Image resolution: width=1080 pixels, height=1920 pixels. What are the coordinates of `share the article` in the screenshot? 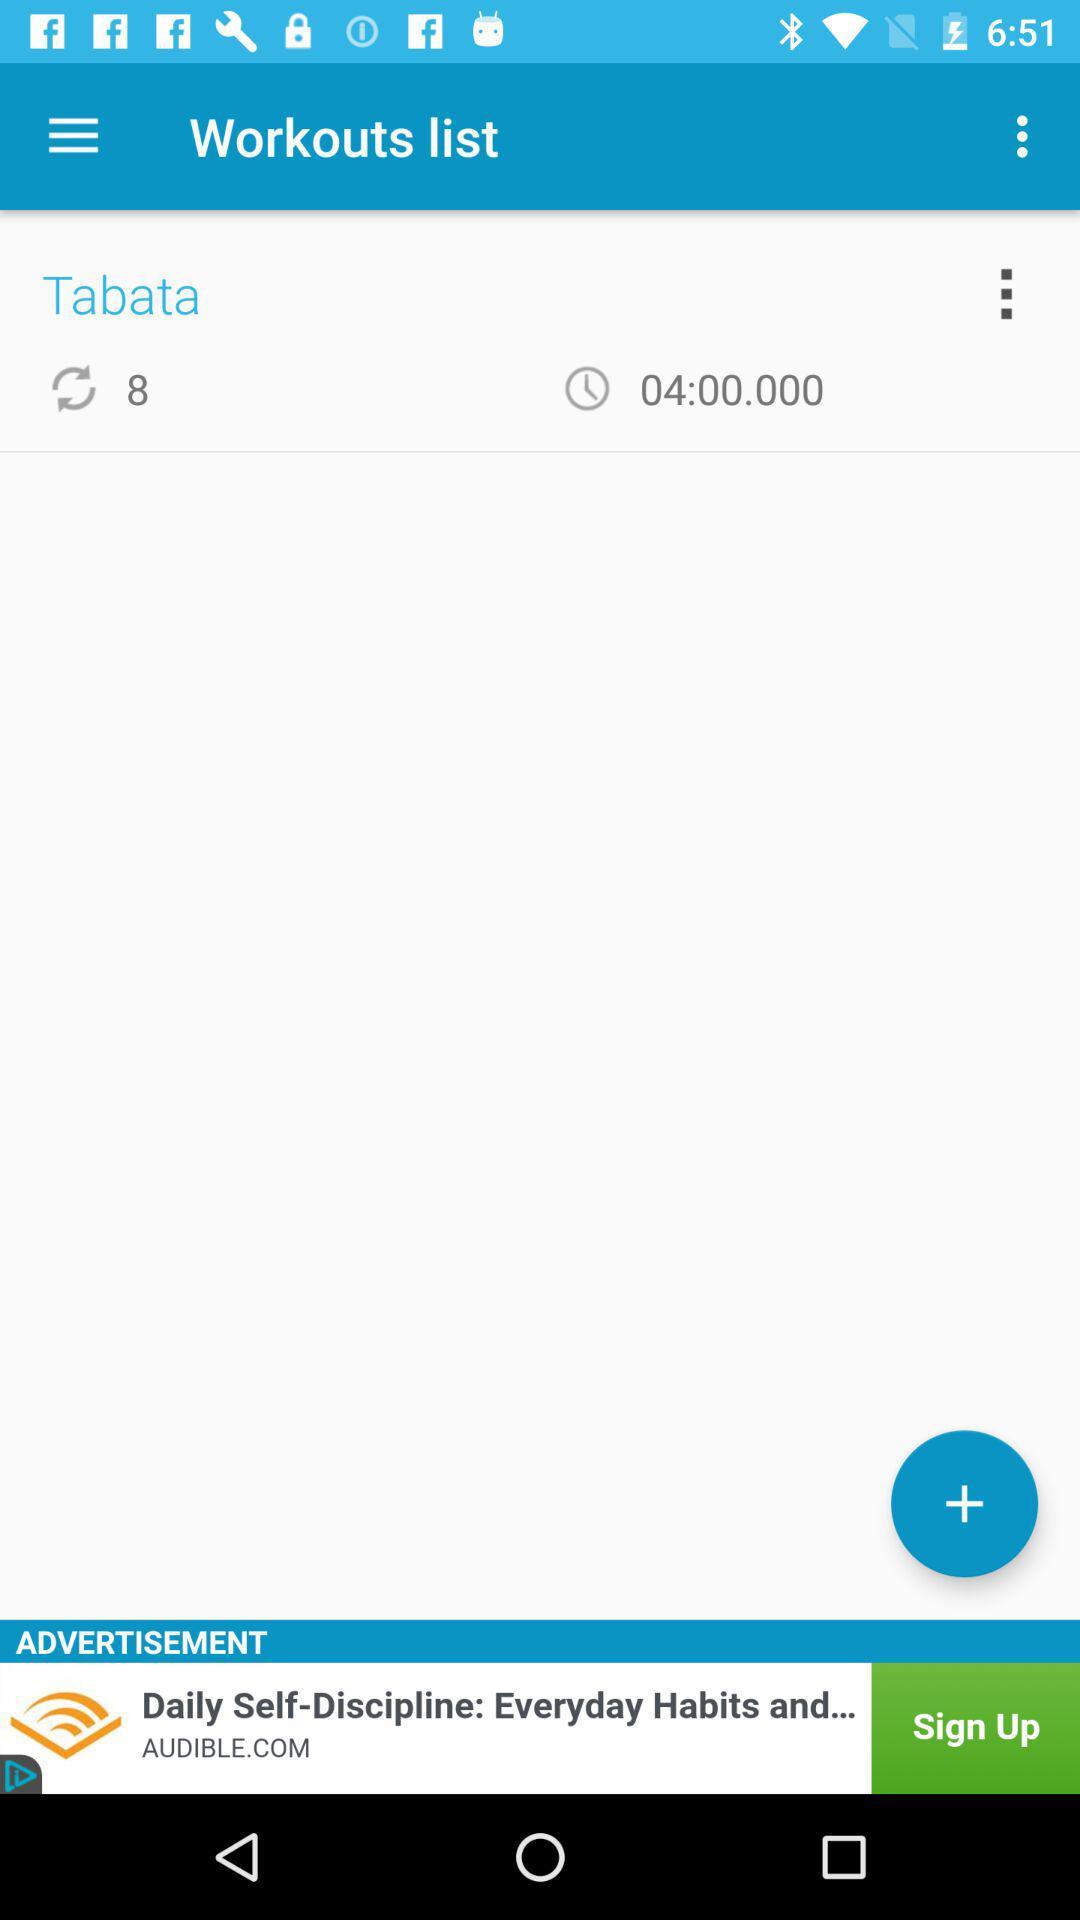 It's located at (540, 1727).